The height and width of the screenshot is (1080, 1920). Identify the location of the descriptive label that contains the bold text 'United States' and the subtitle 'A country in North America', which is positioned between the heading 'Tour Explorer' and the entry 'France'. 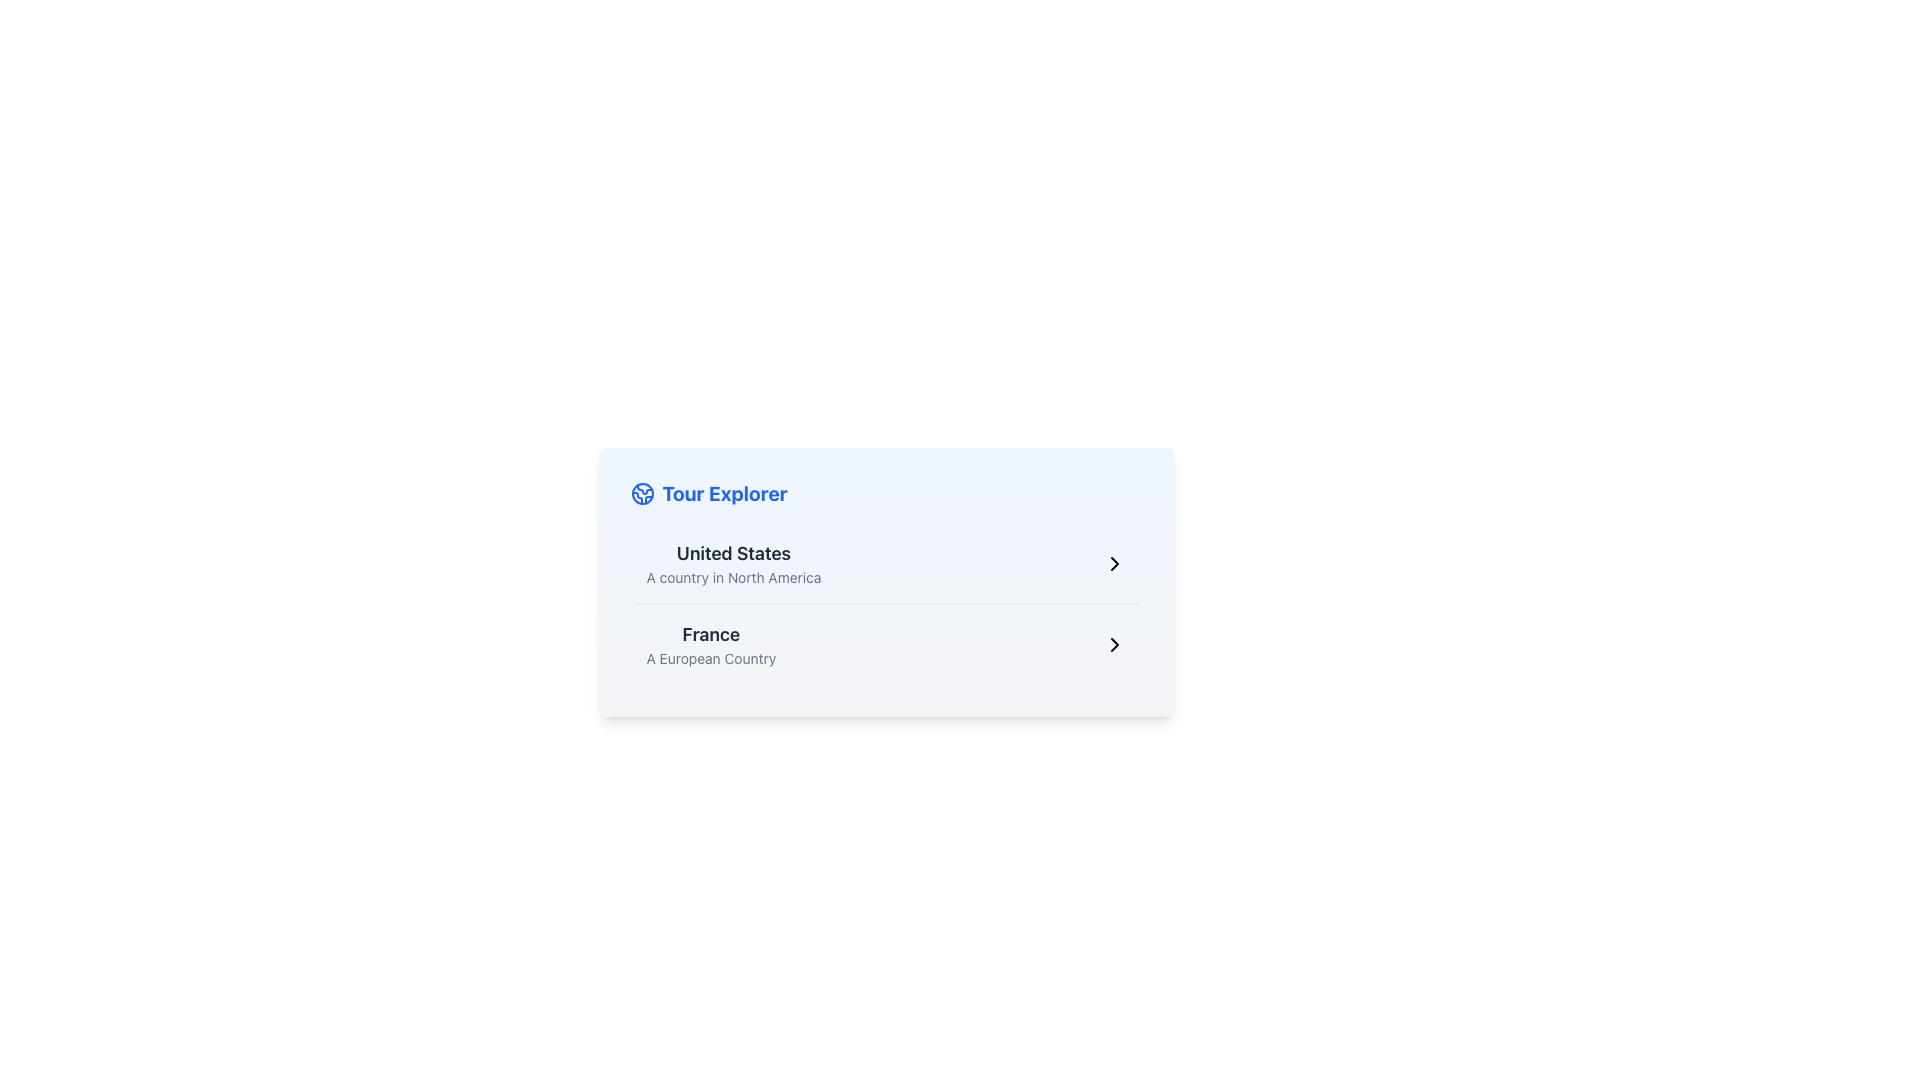
(733, 563).